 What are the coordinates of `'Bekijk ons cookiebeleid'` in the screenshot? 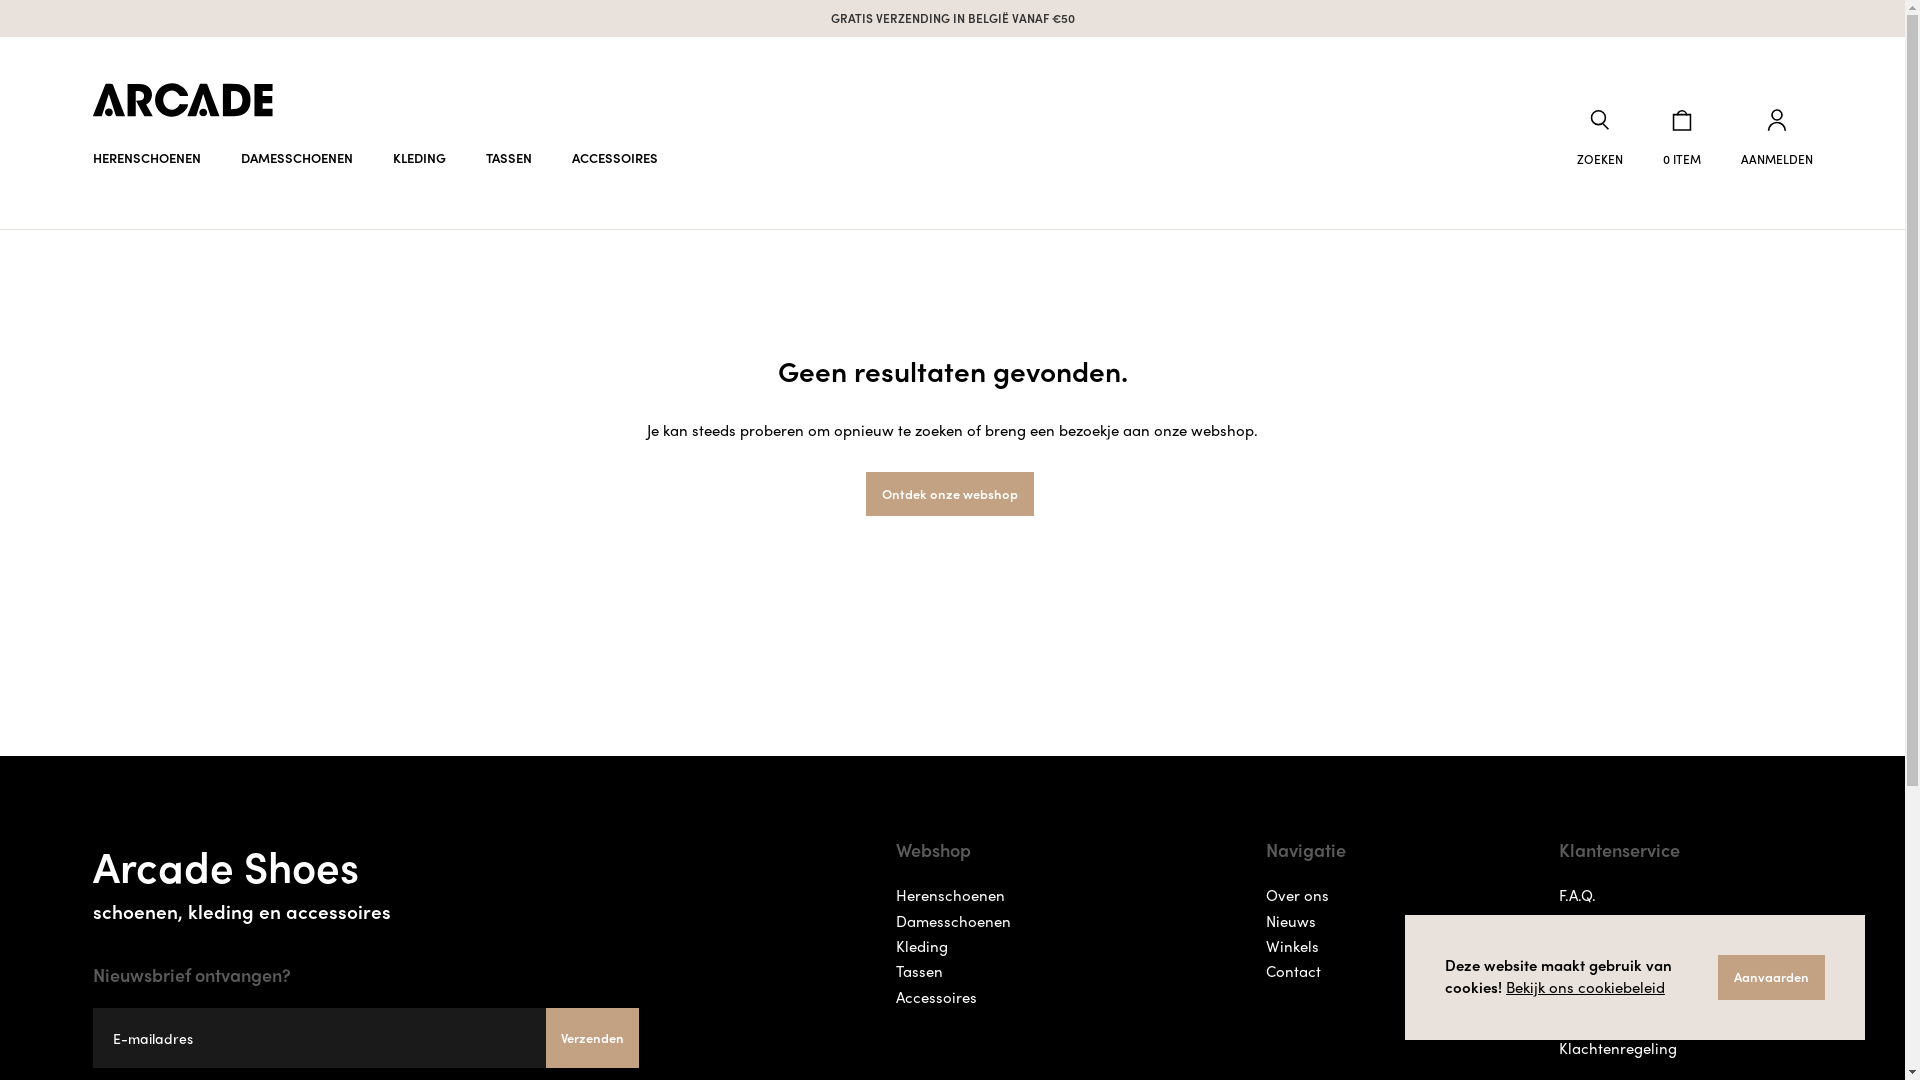 It's located at (1584, 986).